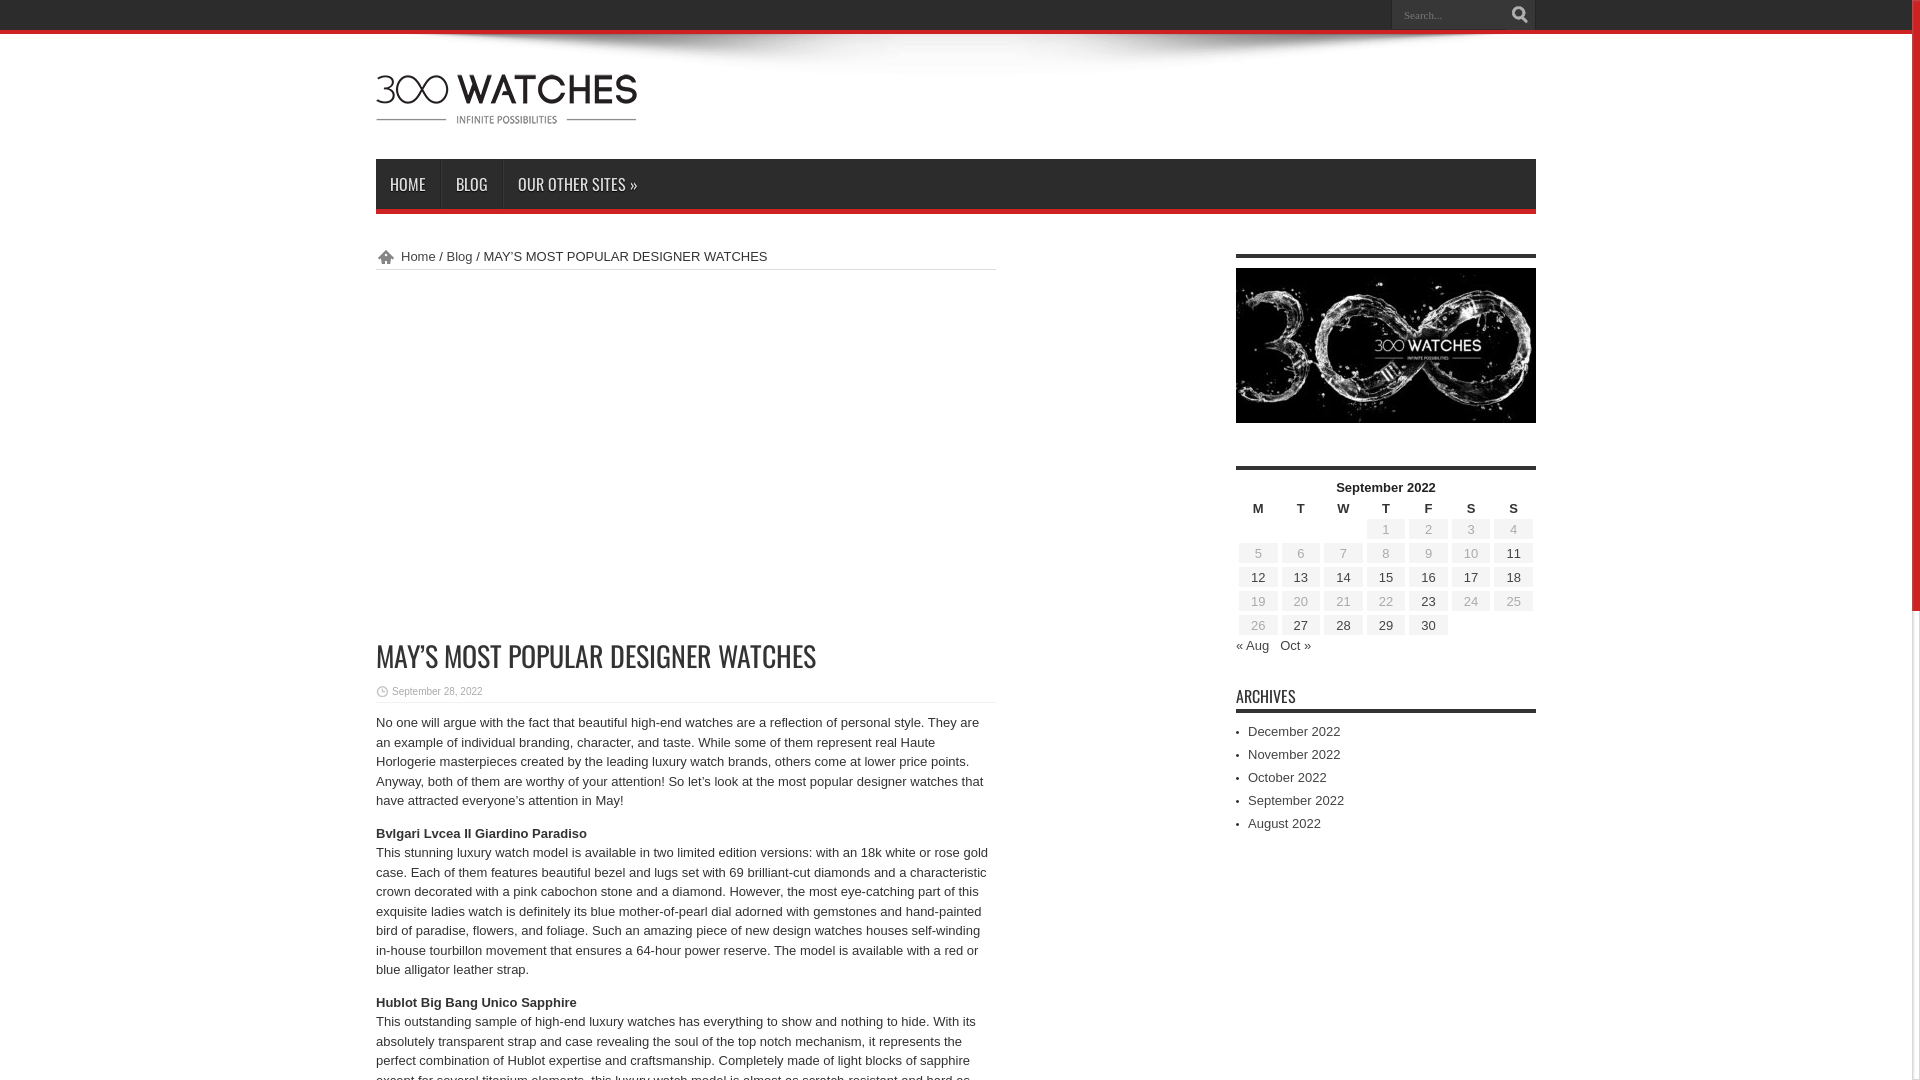 This screenshot has height=1080, width=1920. What do you see at coordinates (1512, 553) in the screenshot?
I see `'11'` at bounding box center [1512, 553].